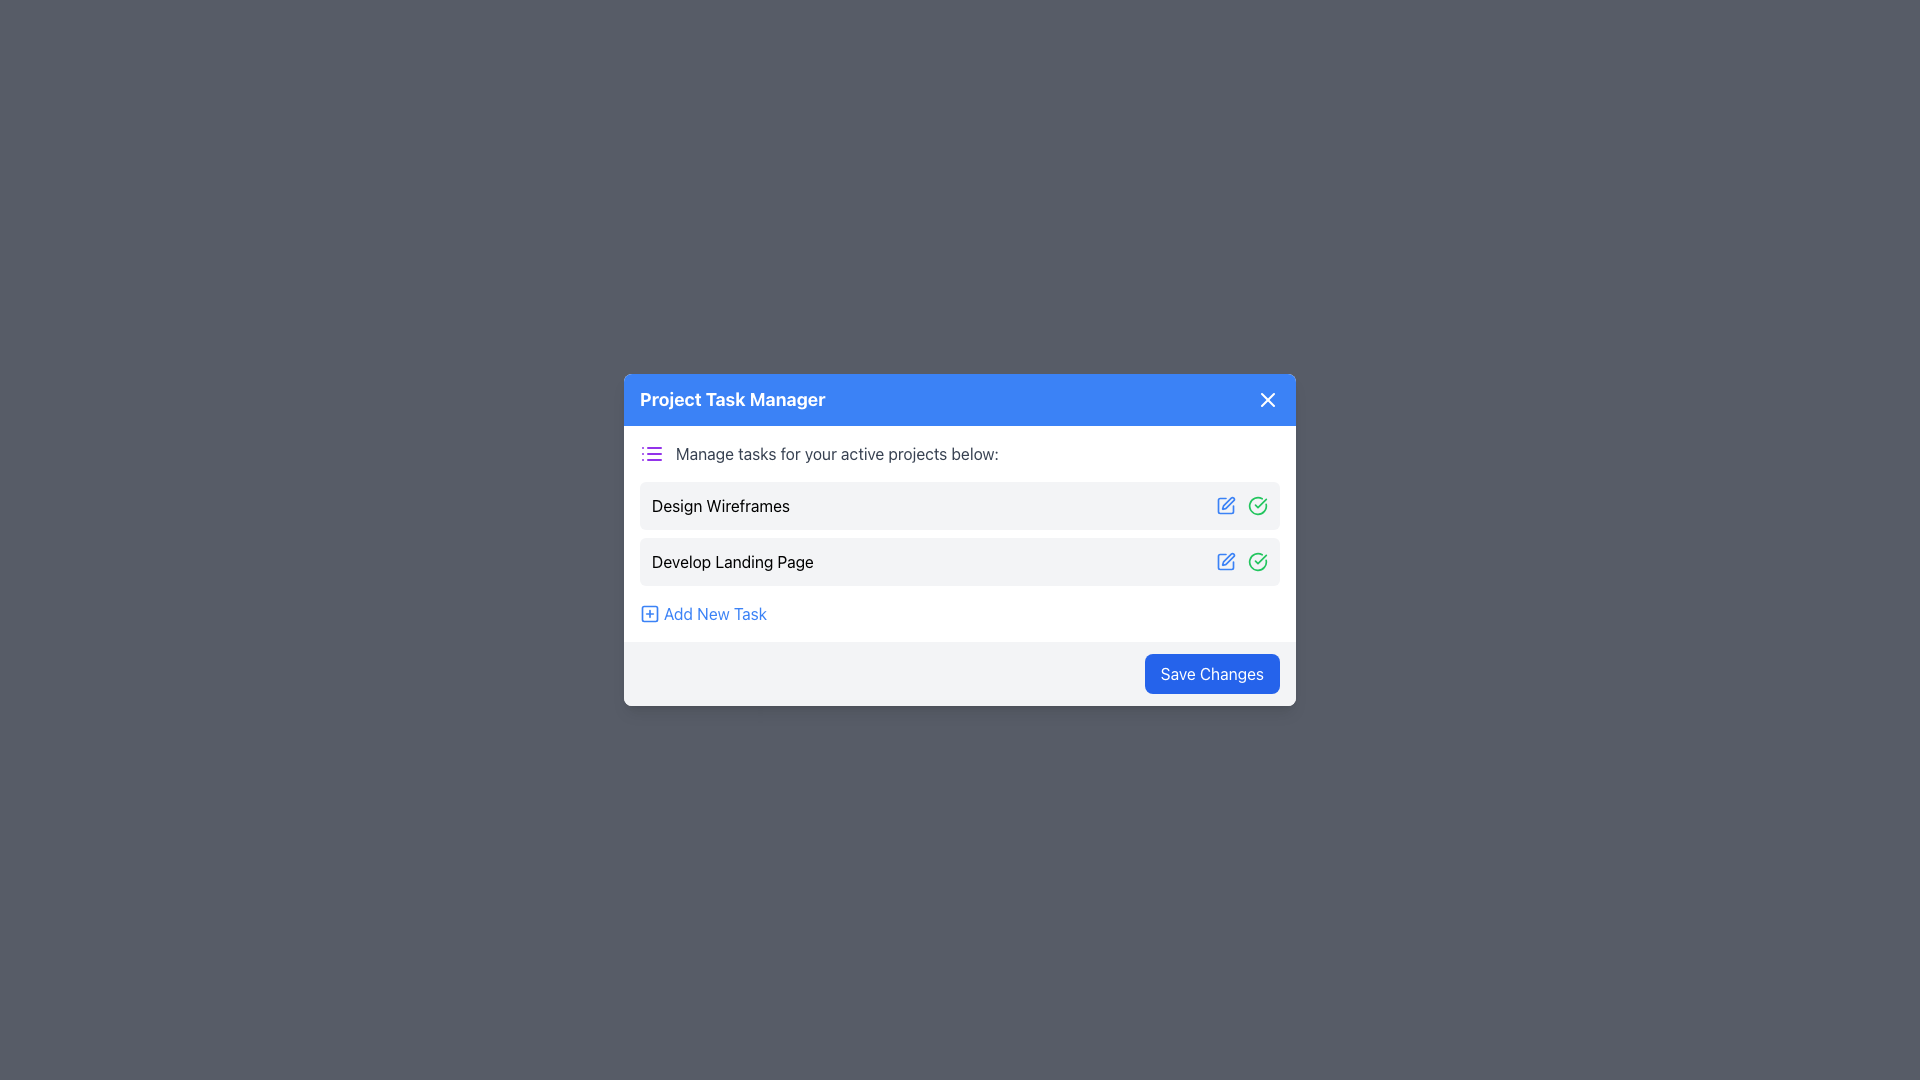 This screenshot has height=1080, width=1920. What do you see at coordinates (1256, 504) in the screenshot?
I see `the Button in the second row of the task list that marks the associated task as completed, located at the rightmost position next to a pen icon, to change its color` at bounding box center [1256, 504].